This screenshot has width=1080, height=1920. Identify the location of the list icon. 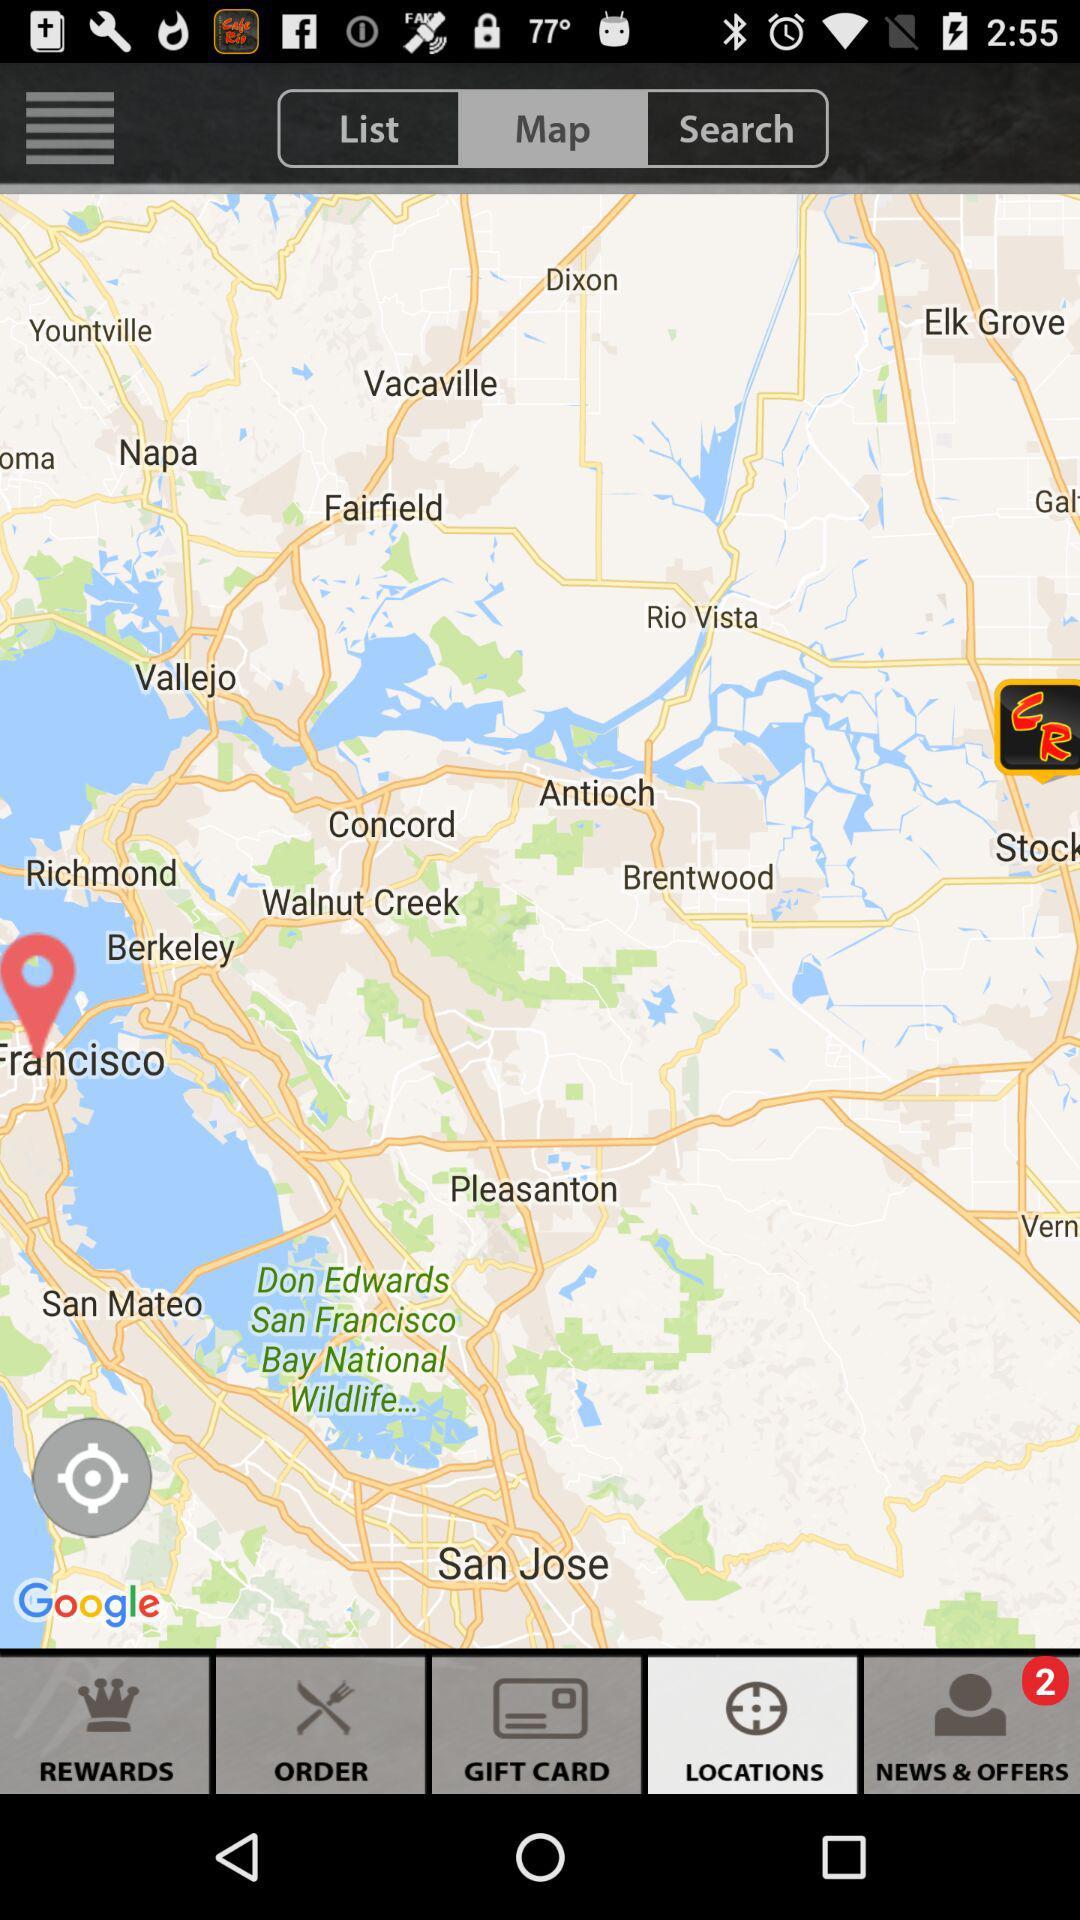
(369, 127).